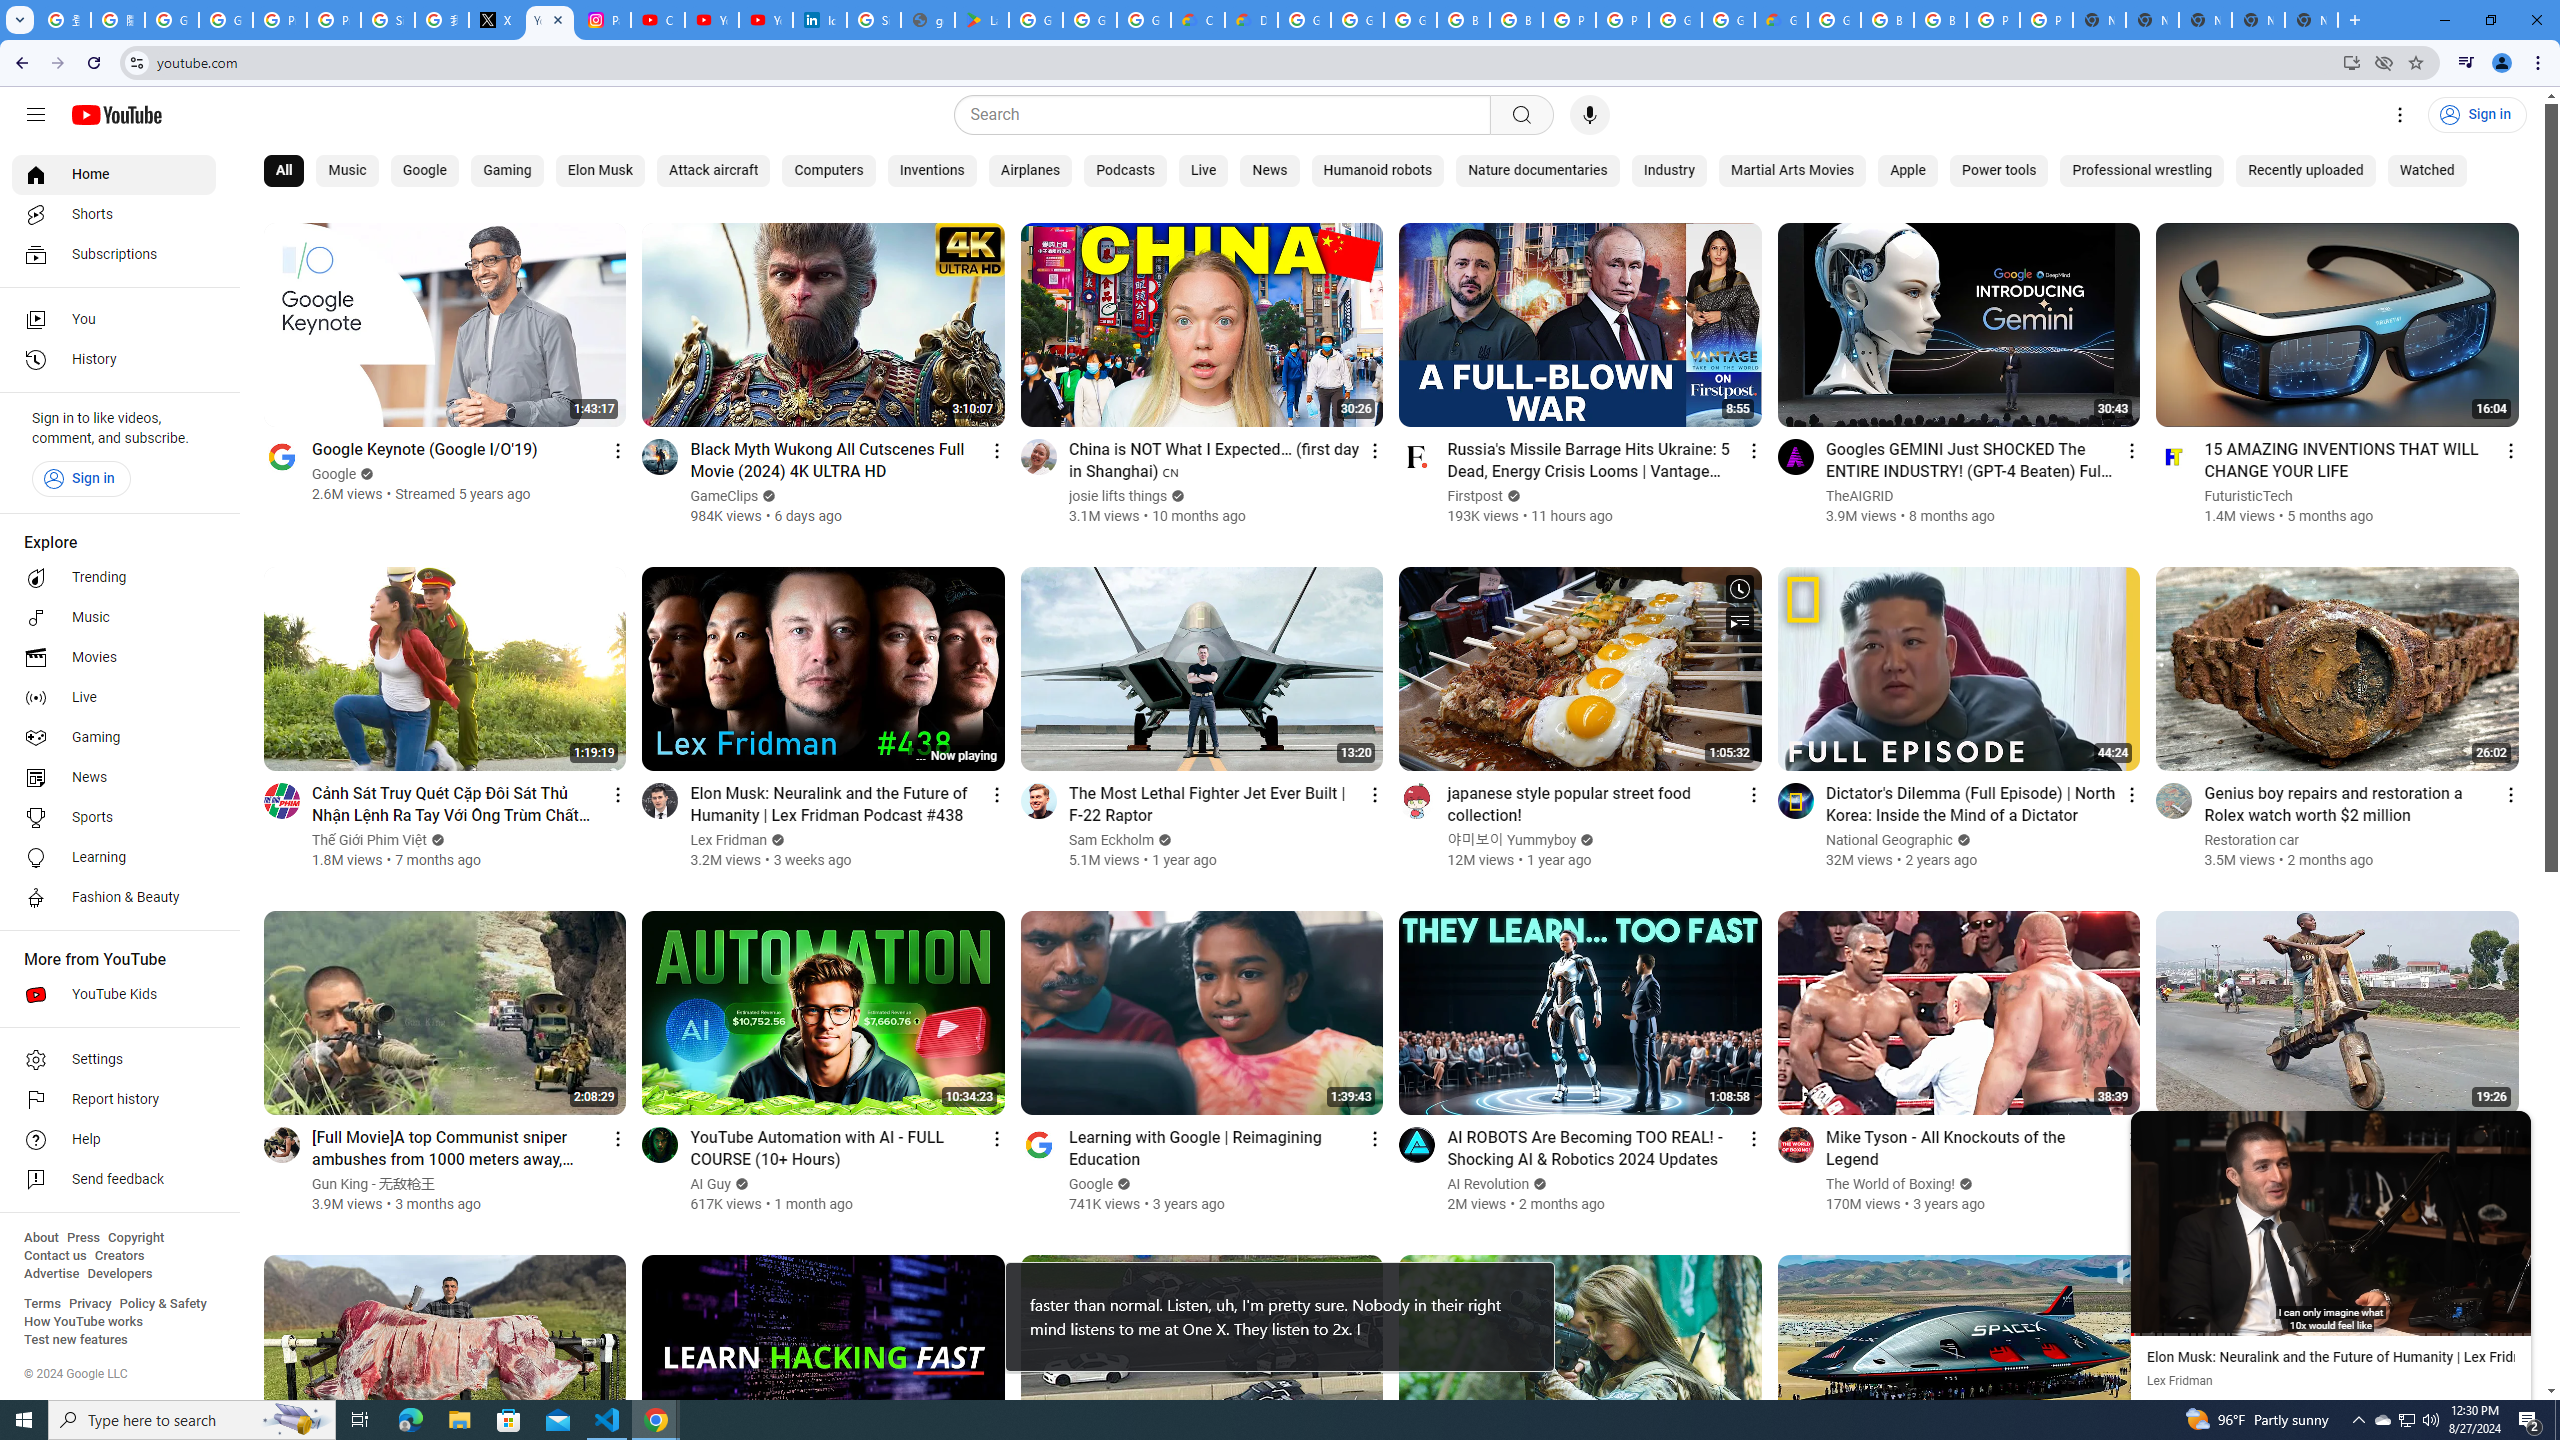  What do you see at coordinates (50, 1272) in the screenshot?
I see `'Advertise'` at bounding box center [50, 1272].